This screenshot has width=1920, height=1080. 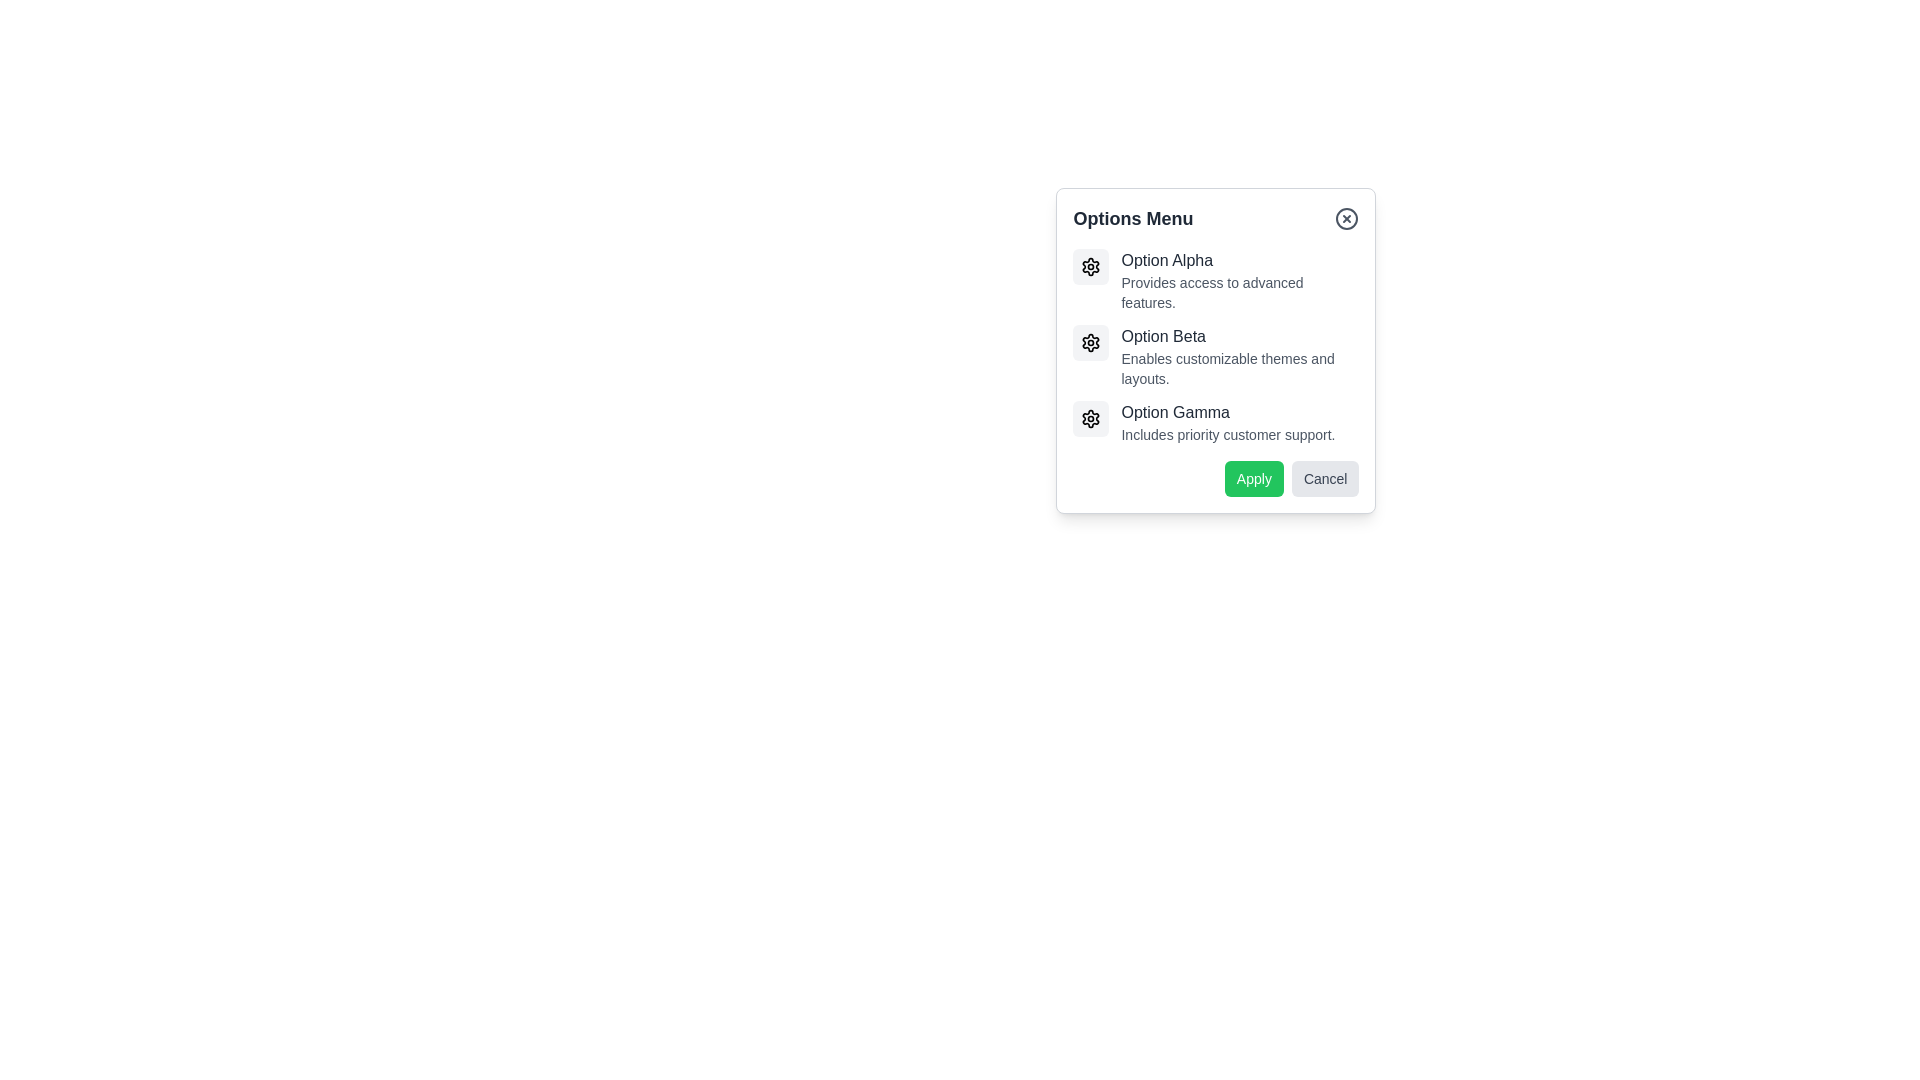 What do you see at coordinates (1090, 418) in the screenshot?
I see `the graphical representation of the settings icon, which is a gear-shaped icon located in the top-left corner of the 'Option Gamma' entry in the 'Options Menu'` at bounding box center [1090, 418].